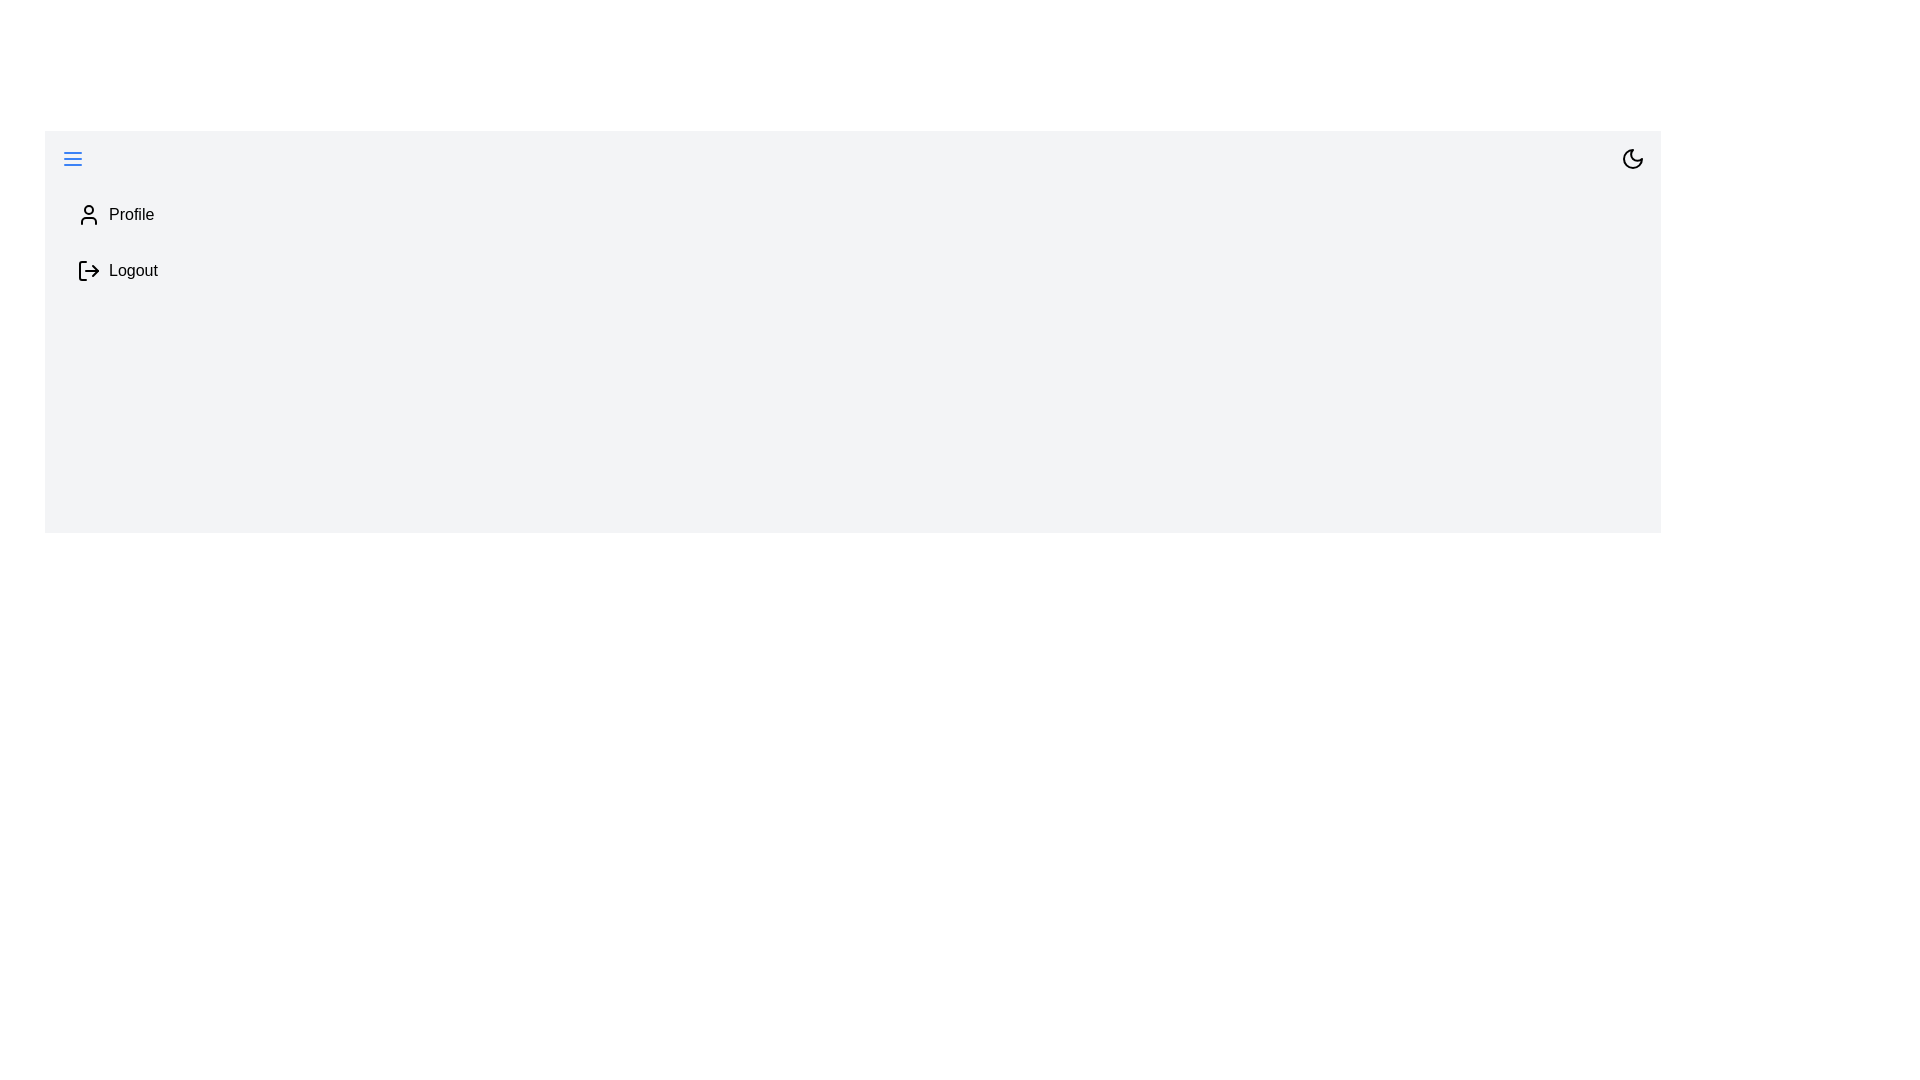 The height and width of the screenshot is (1080, 1920). What do you see at coordinates (130, 215) in the screenshot?
I see `the static text label located to the right of the user icon, above the 'Logout' element` at bounding box center [130, 215].